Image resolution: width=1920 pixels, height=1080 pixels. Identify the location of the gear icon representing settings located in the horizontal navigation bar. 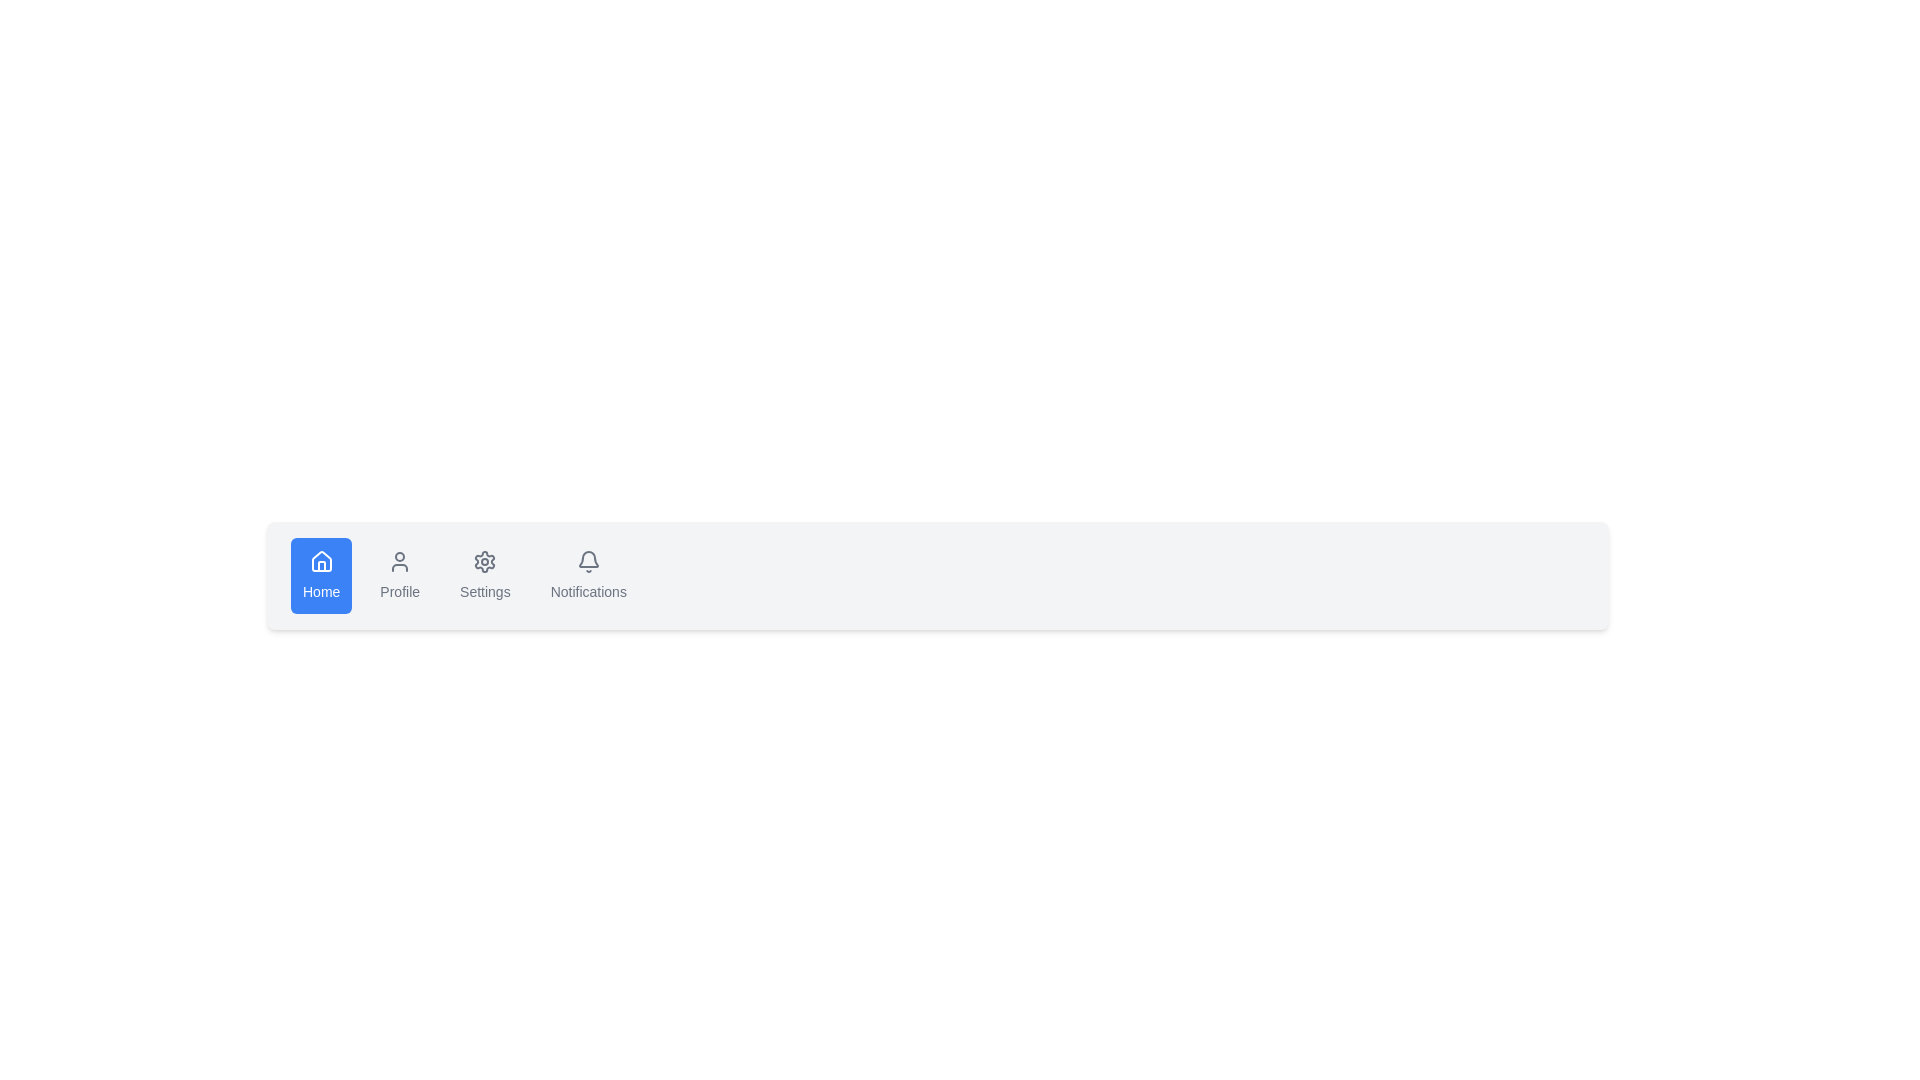
(484, 562).